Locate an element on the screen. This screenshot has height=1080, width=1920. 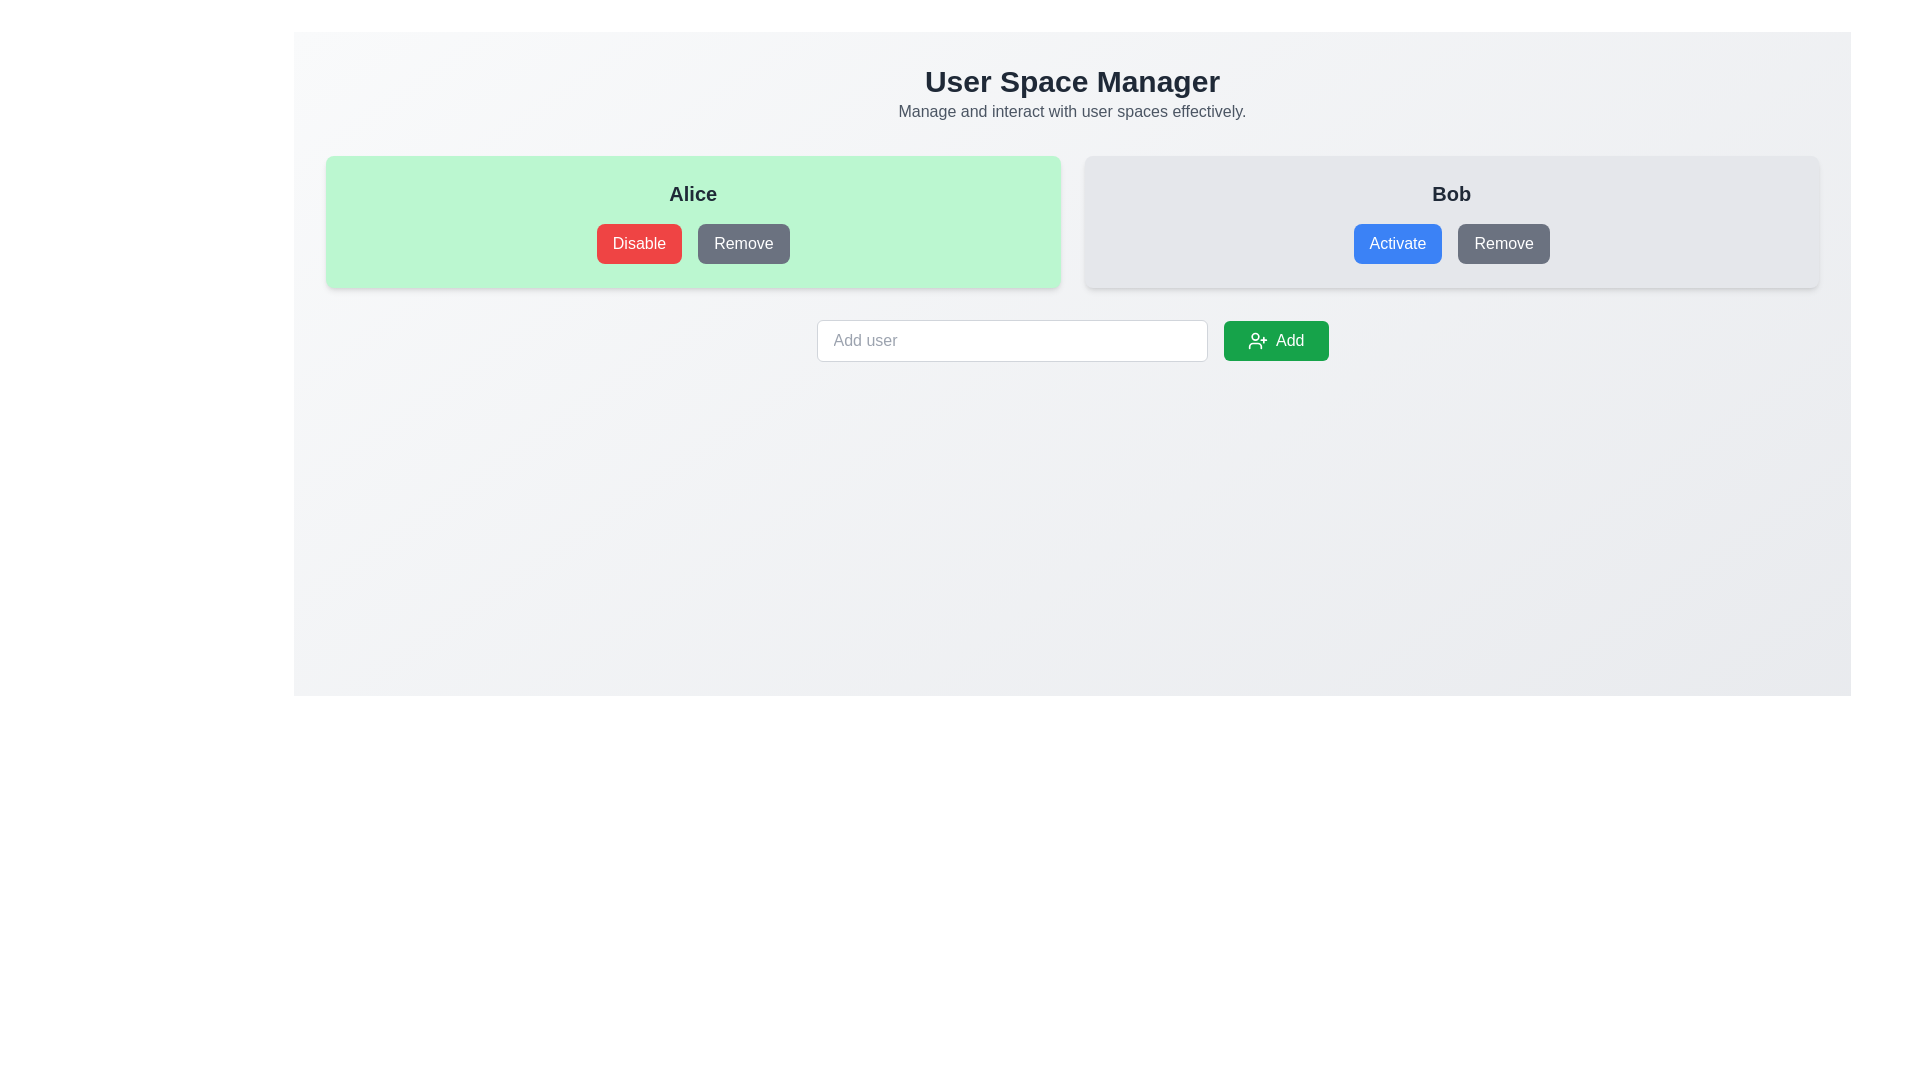
the icon within the green 'Add' button is located at coordinates (1256, 339).